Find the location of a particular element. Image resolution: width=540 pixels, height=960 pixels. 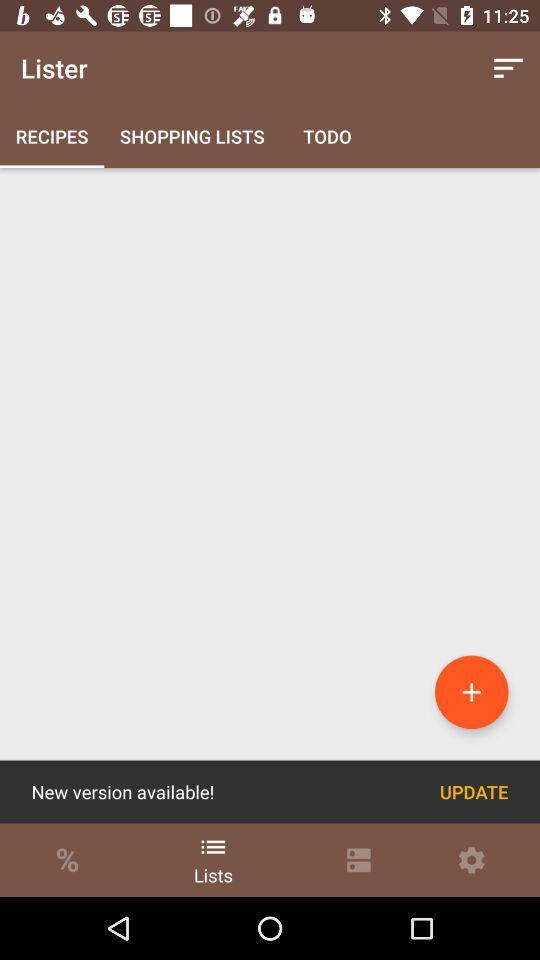

the add icon is located at coordinates (471, 692).